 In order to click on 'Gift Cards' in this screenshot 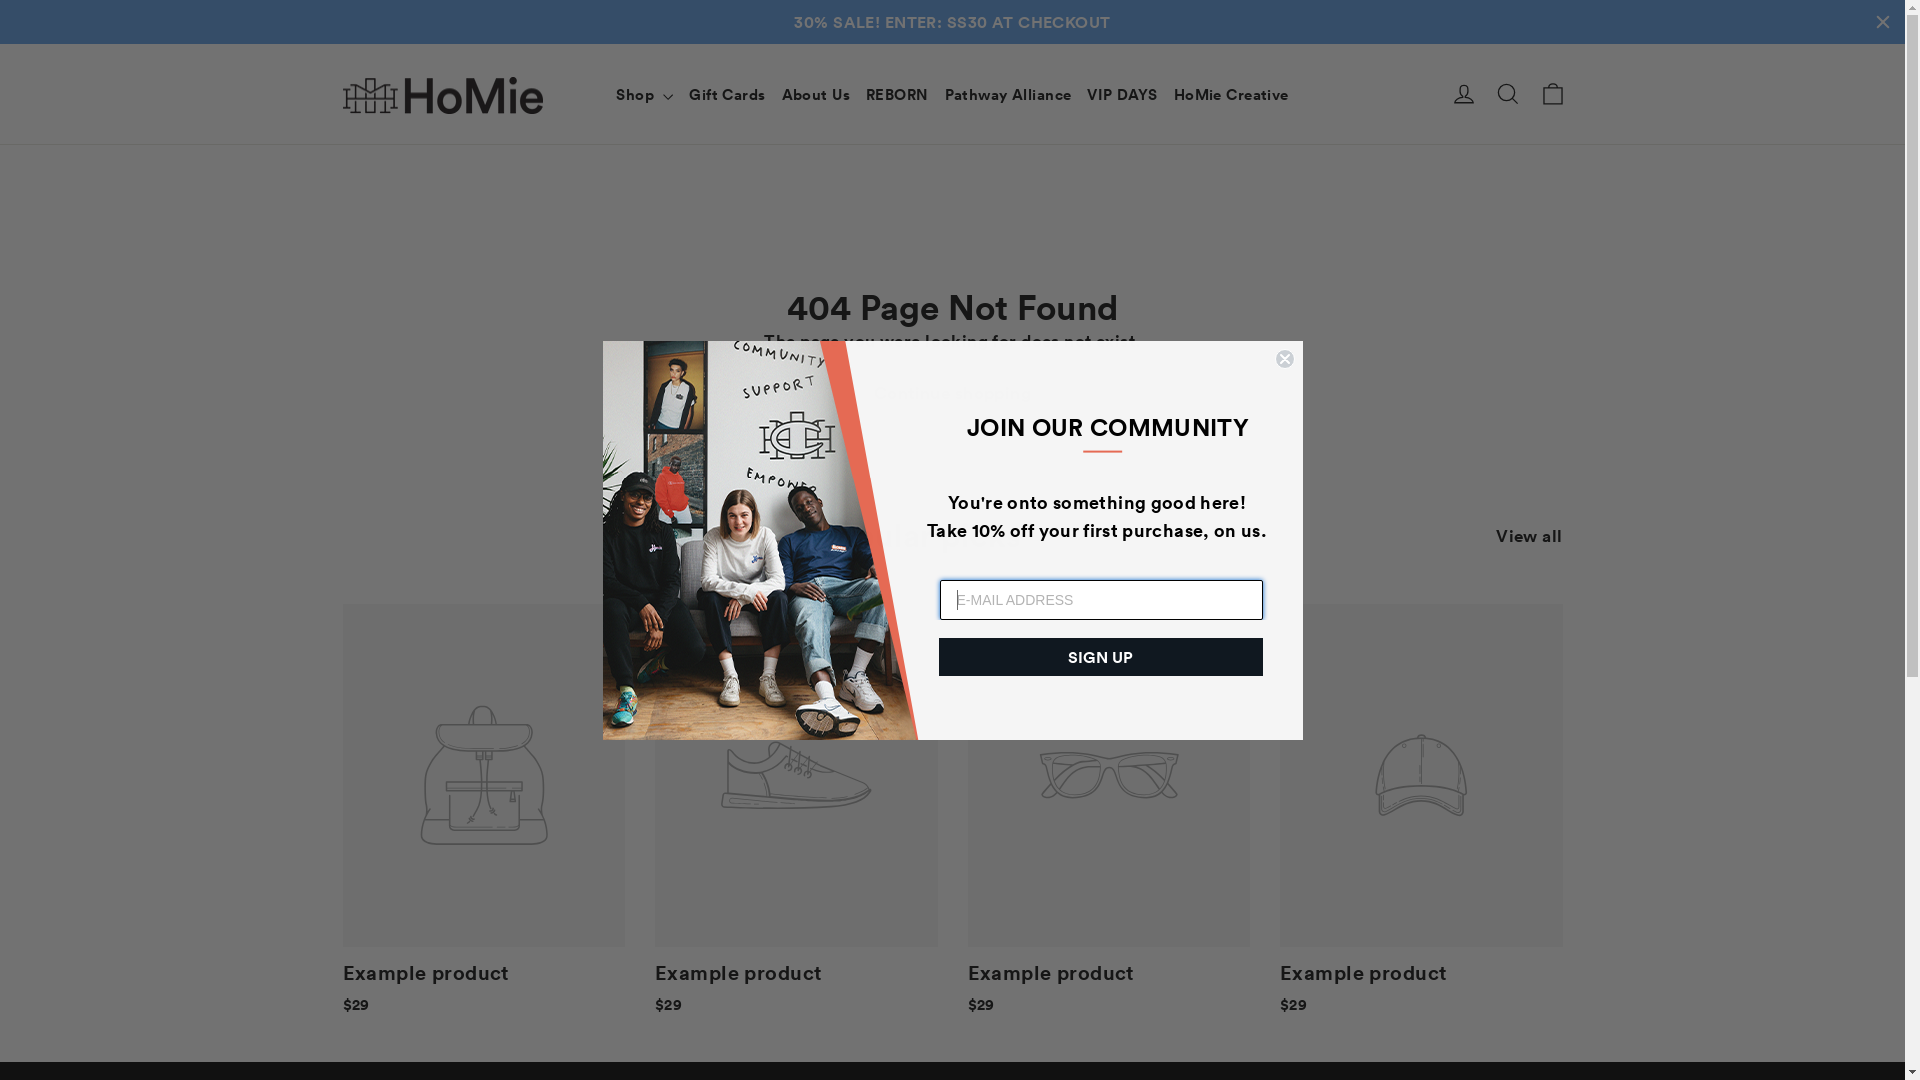, I will do `click(725, 49)`.